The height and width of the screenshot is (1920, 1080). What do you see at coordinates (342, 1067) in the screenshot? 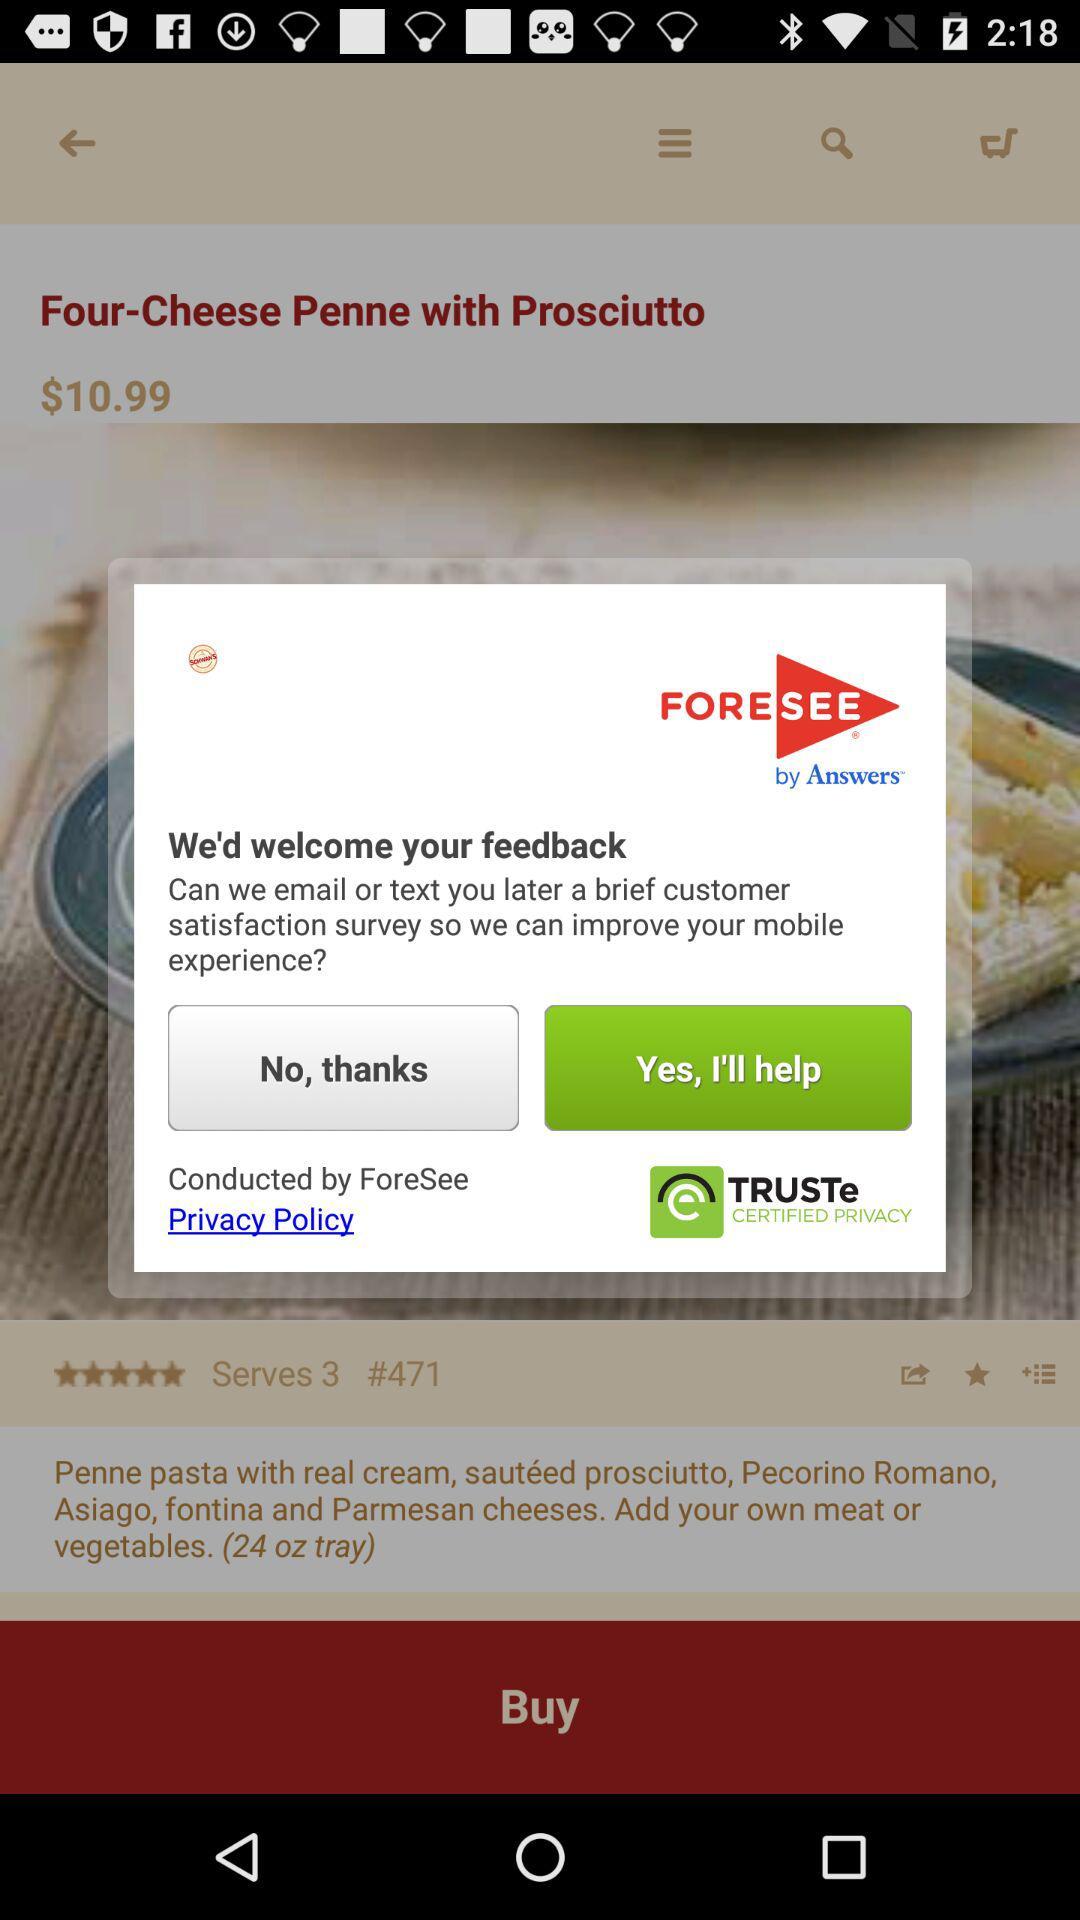
I see `item above the conducted by foresee item` at bounding box center [342, 1067].